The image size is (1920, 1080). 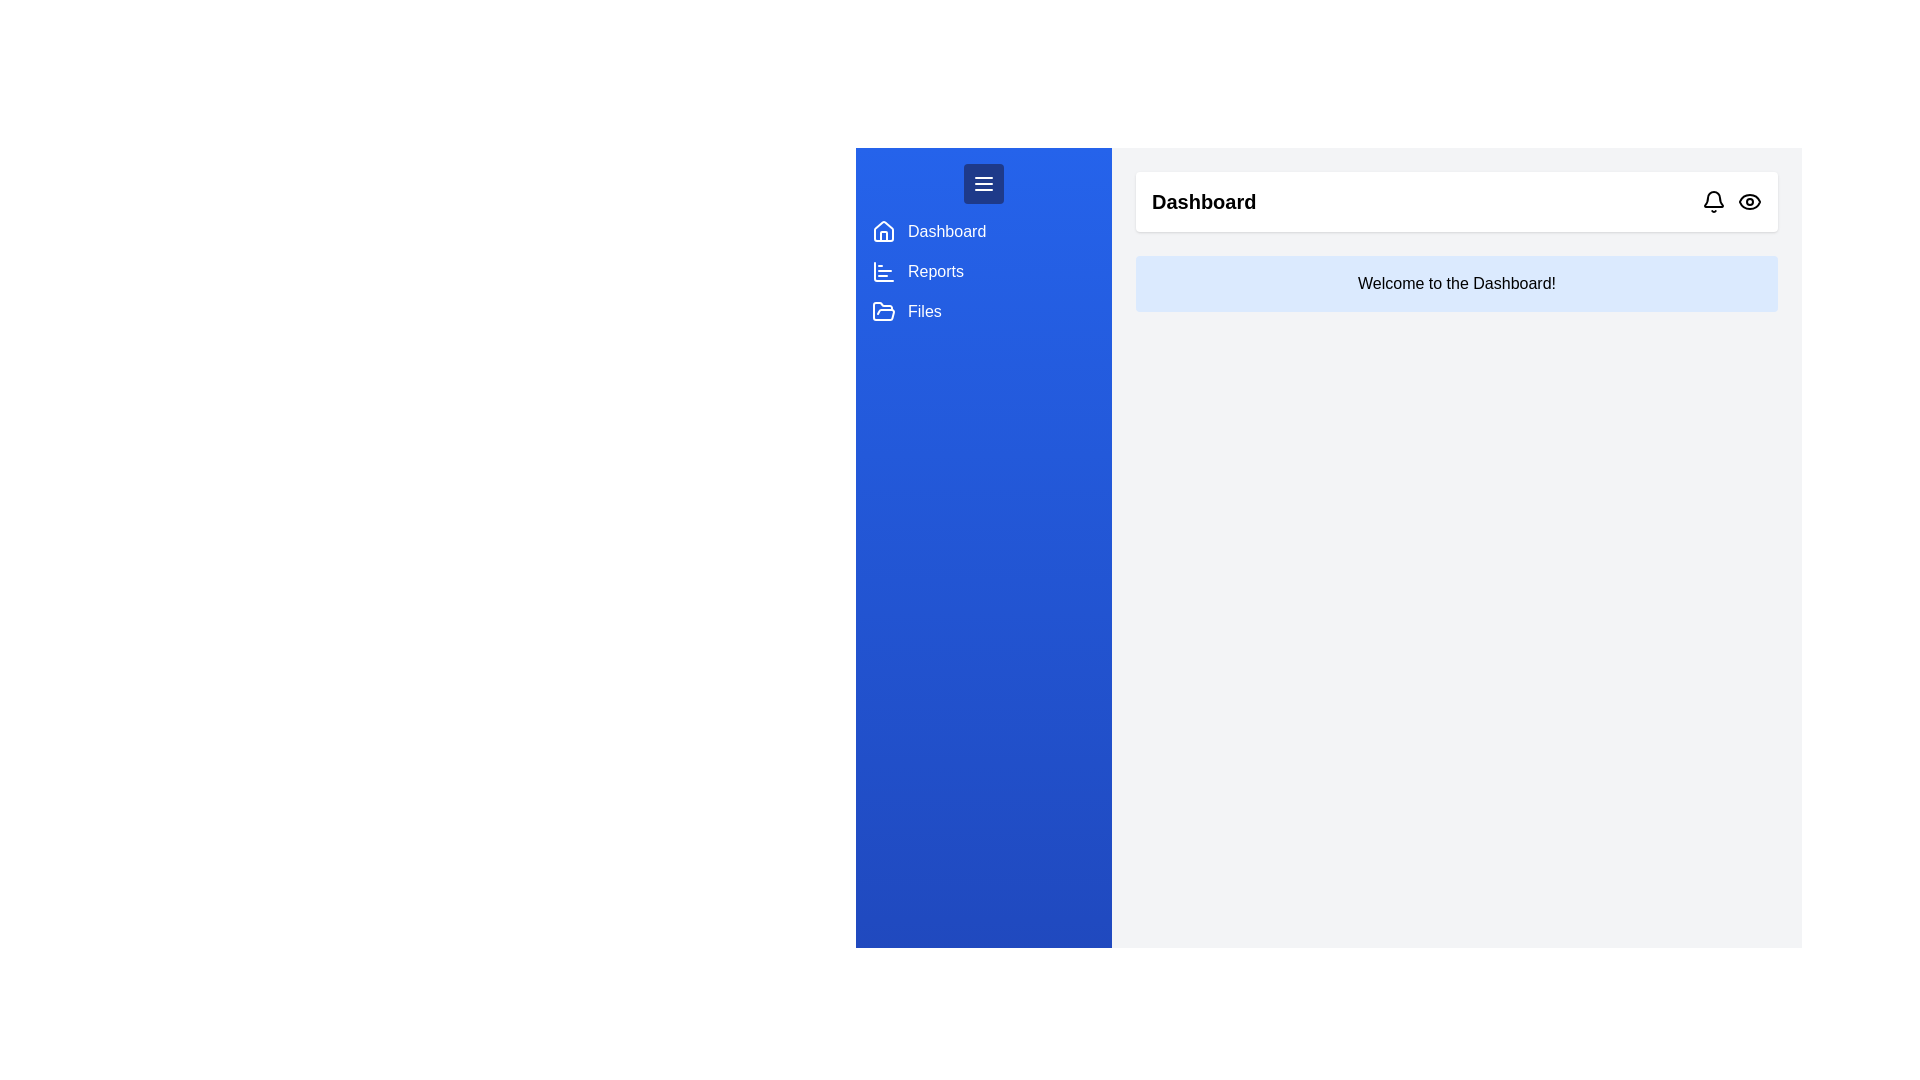 What do you see at coordinates (1457, 201) in the screenshot?
I see `the context of the header that contains the title and action icons, positioned above the 'Welcome to the Dashboard!' message` at bounding box center [1457, 201].